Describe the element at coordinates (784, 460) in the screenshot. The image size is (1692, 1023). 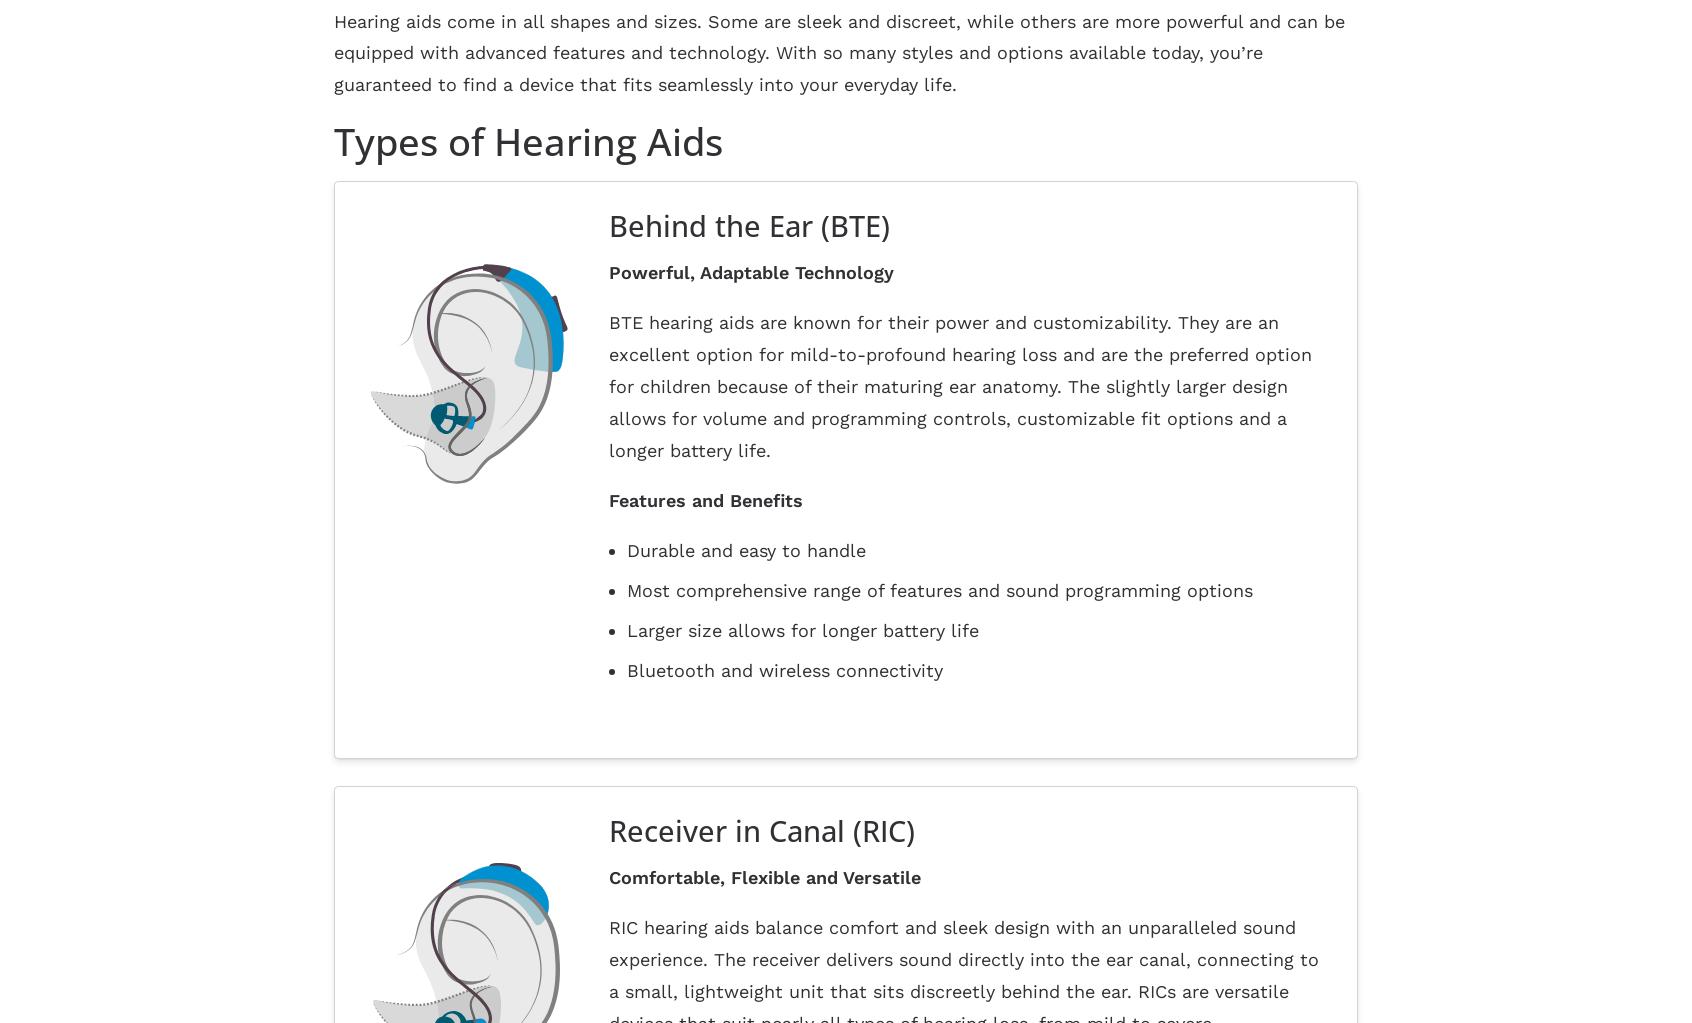
I see `'Bluetooth and wireless connectivity'` at that location.